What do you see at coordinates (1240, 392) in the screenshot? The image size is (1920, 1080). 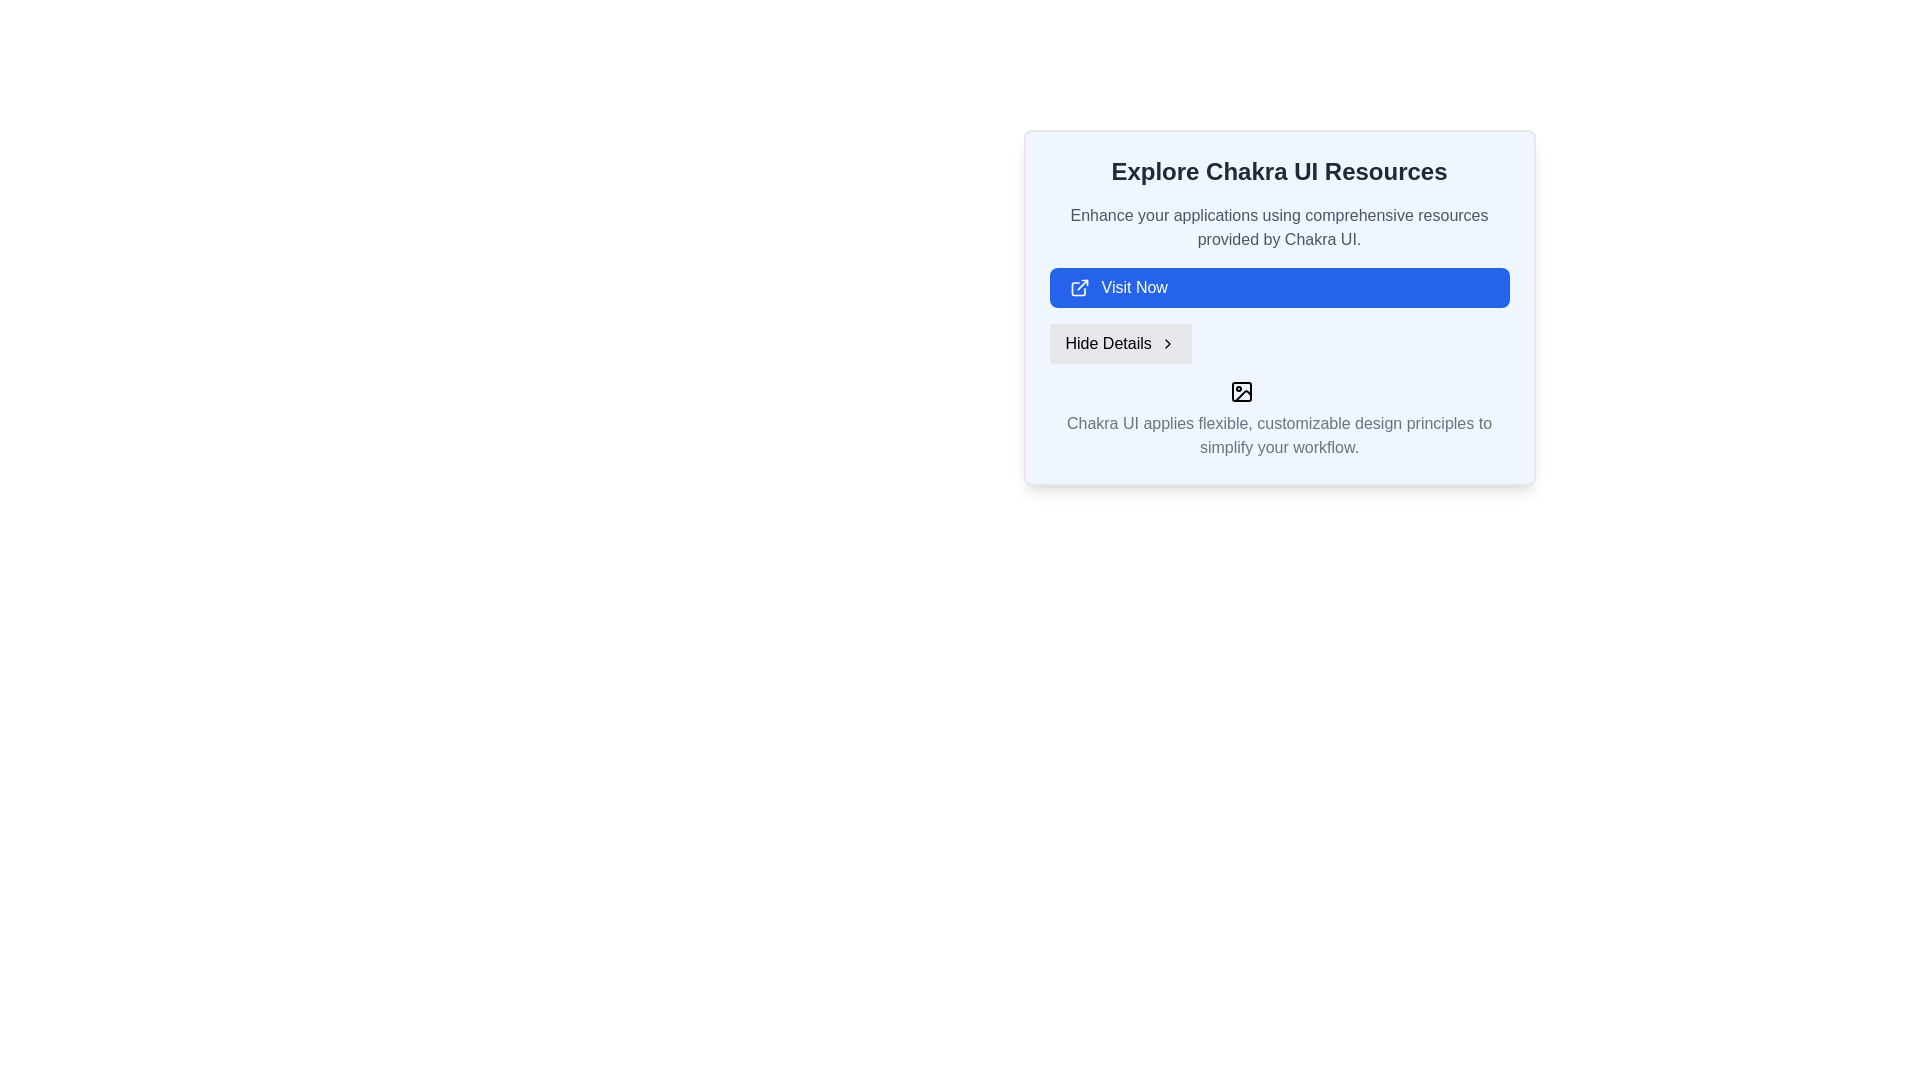 I see `the small rectangle with rounded corners located within the SVG image icon representation of a placeholder` at bounding box center [1240, 392].